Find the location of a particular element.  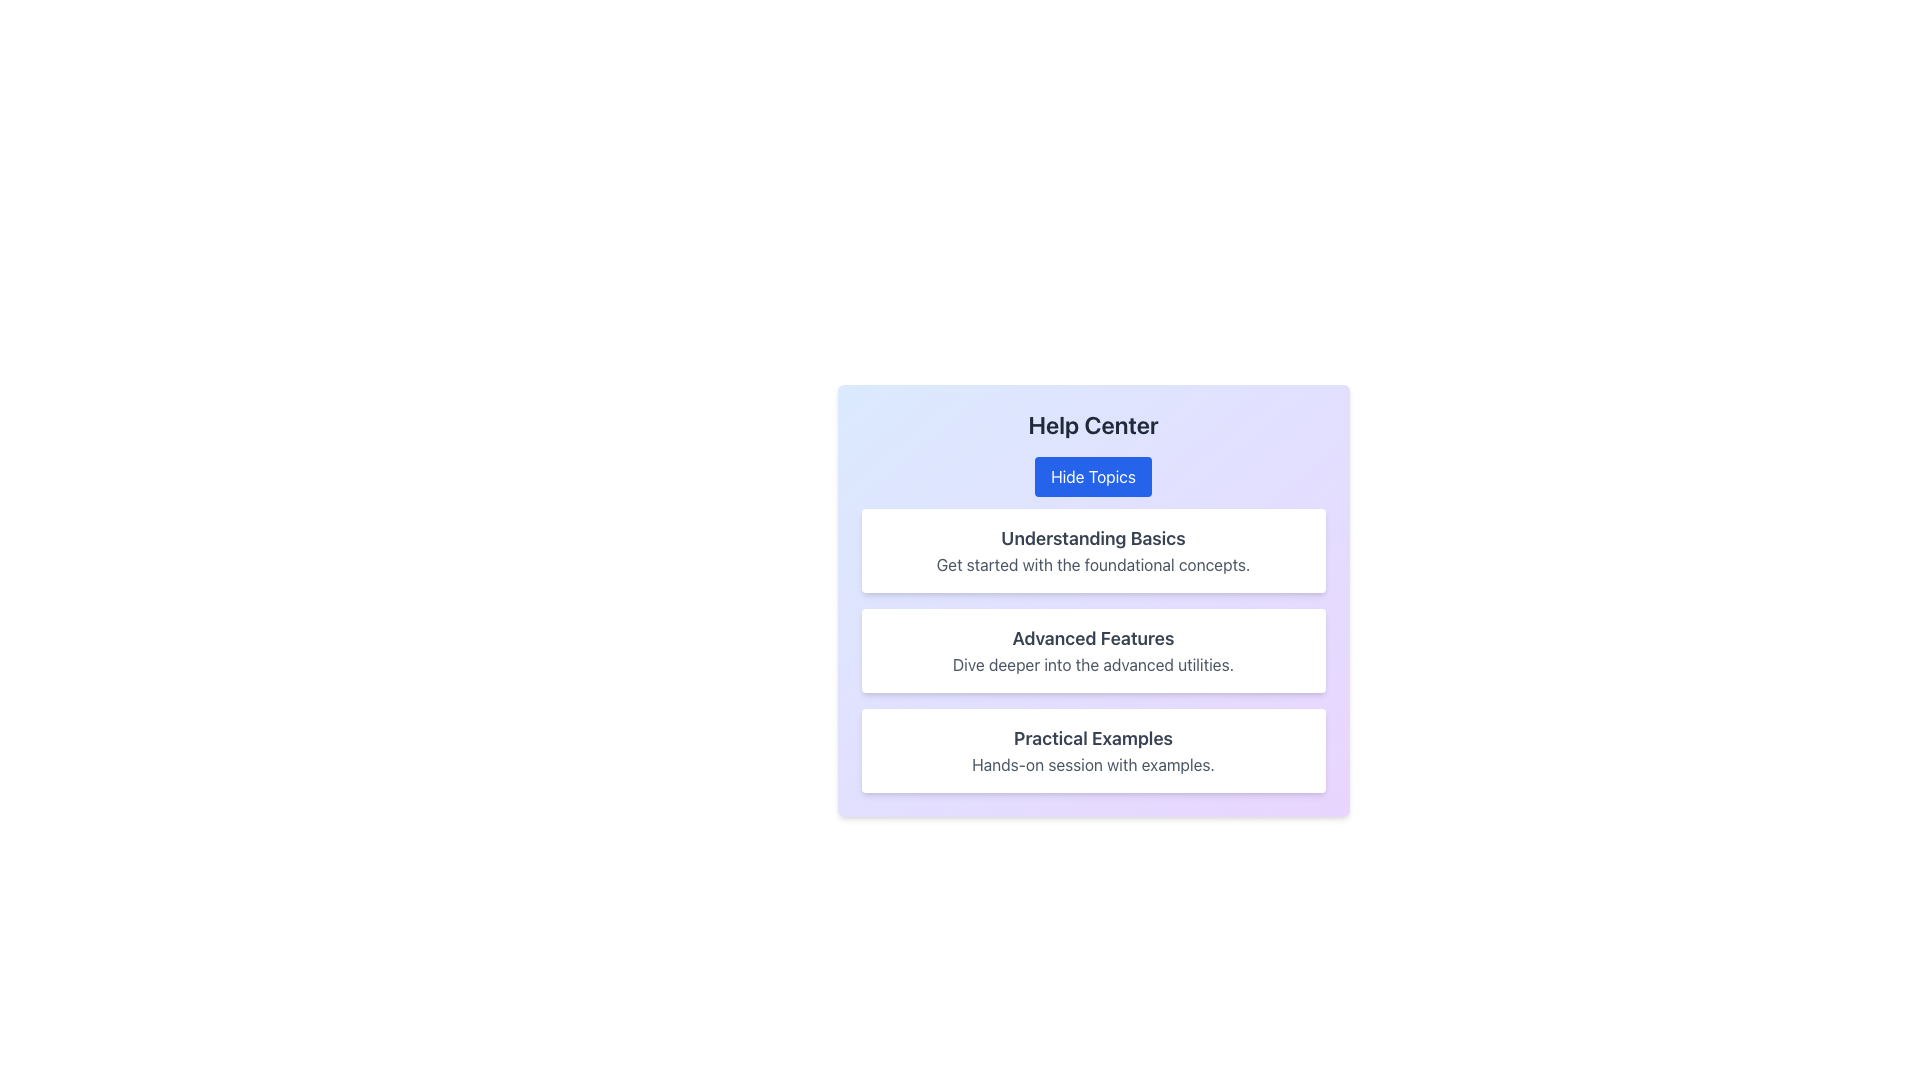

text from the bold, large dark gray text label displaying 'Understanding Basics' located at the top of the white card with rounded corners is located at coordinates (1092, 538).